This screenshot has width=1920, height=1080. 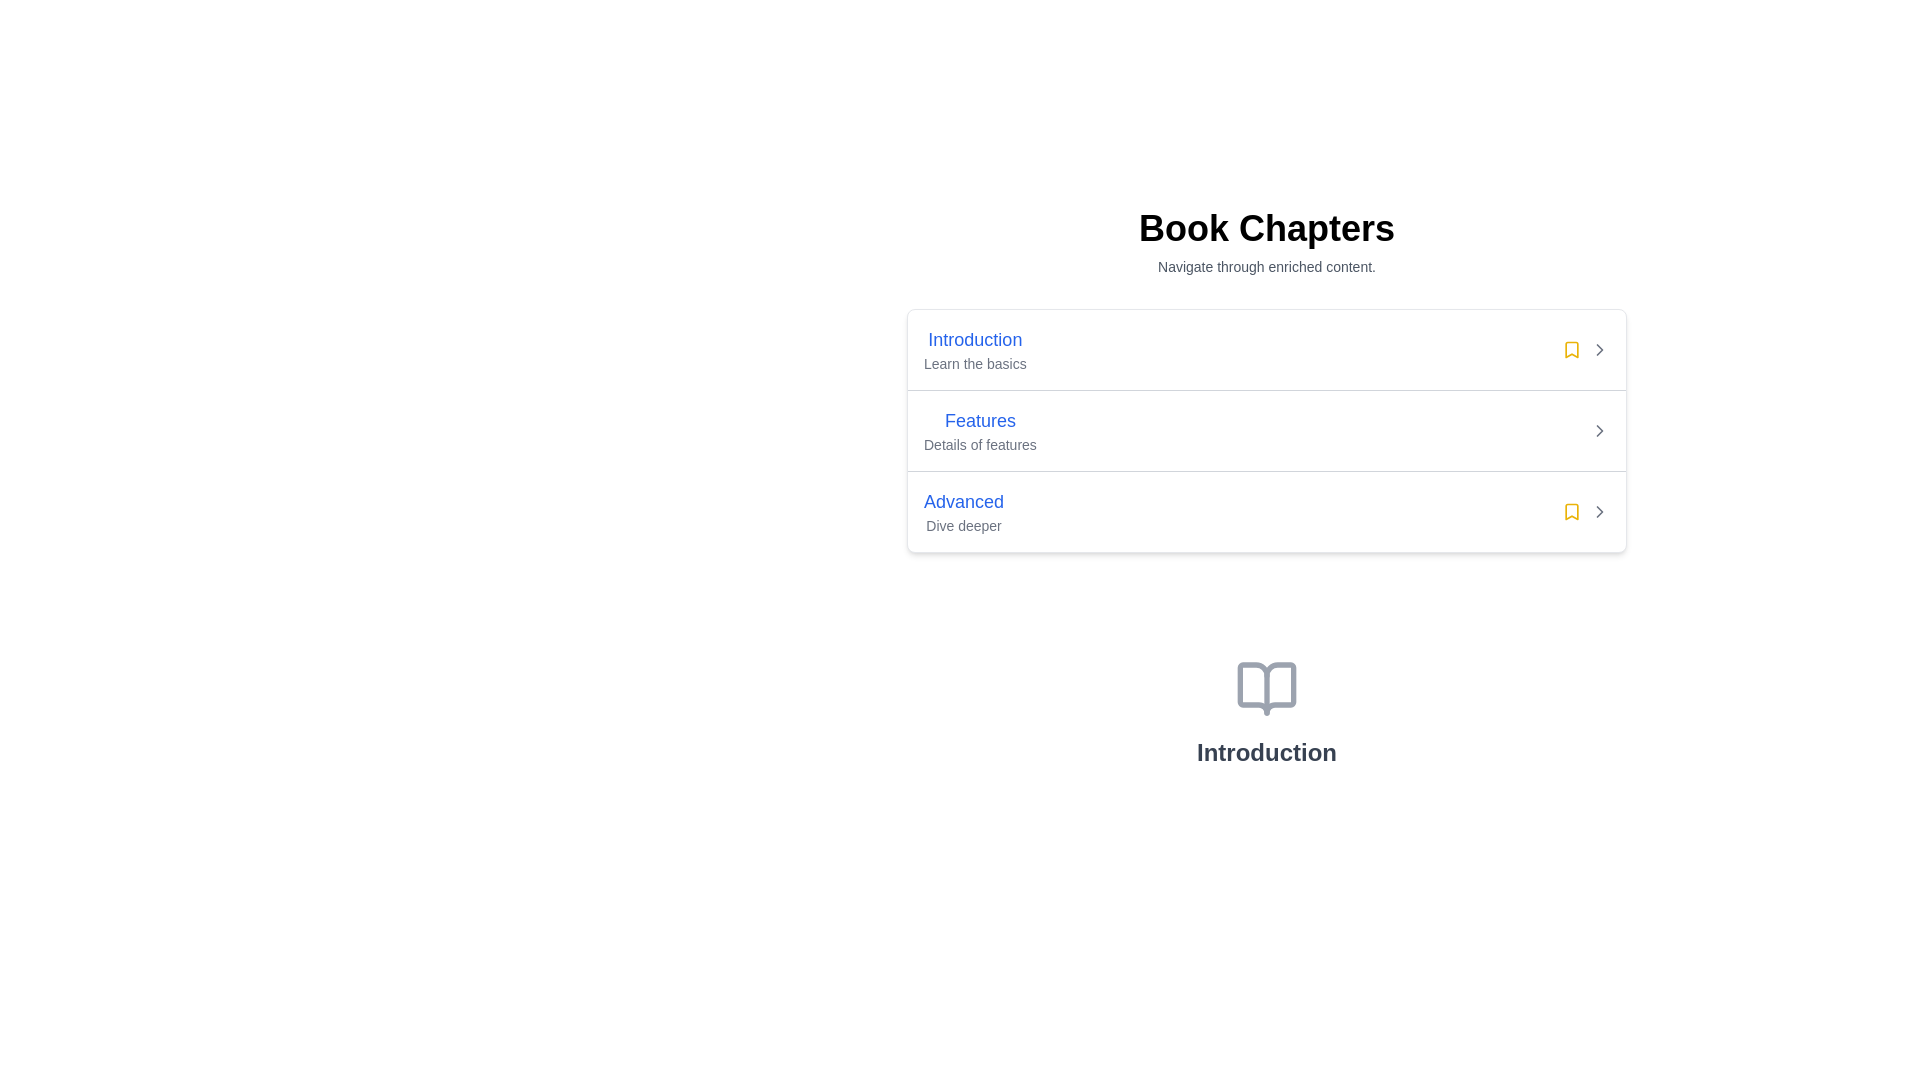 What do you see at coordinates (1266, 688) in the screenshot?
I see `the book icon located in the 'Introduction' section, positioned directly above the text 'Introduction' and 'Learn the basics'` at bounding box center [1266, 688].